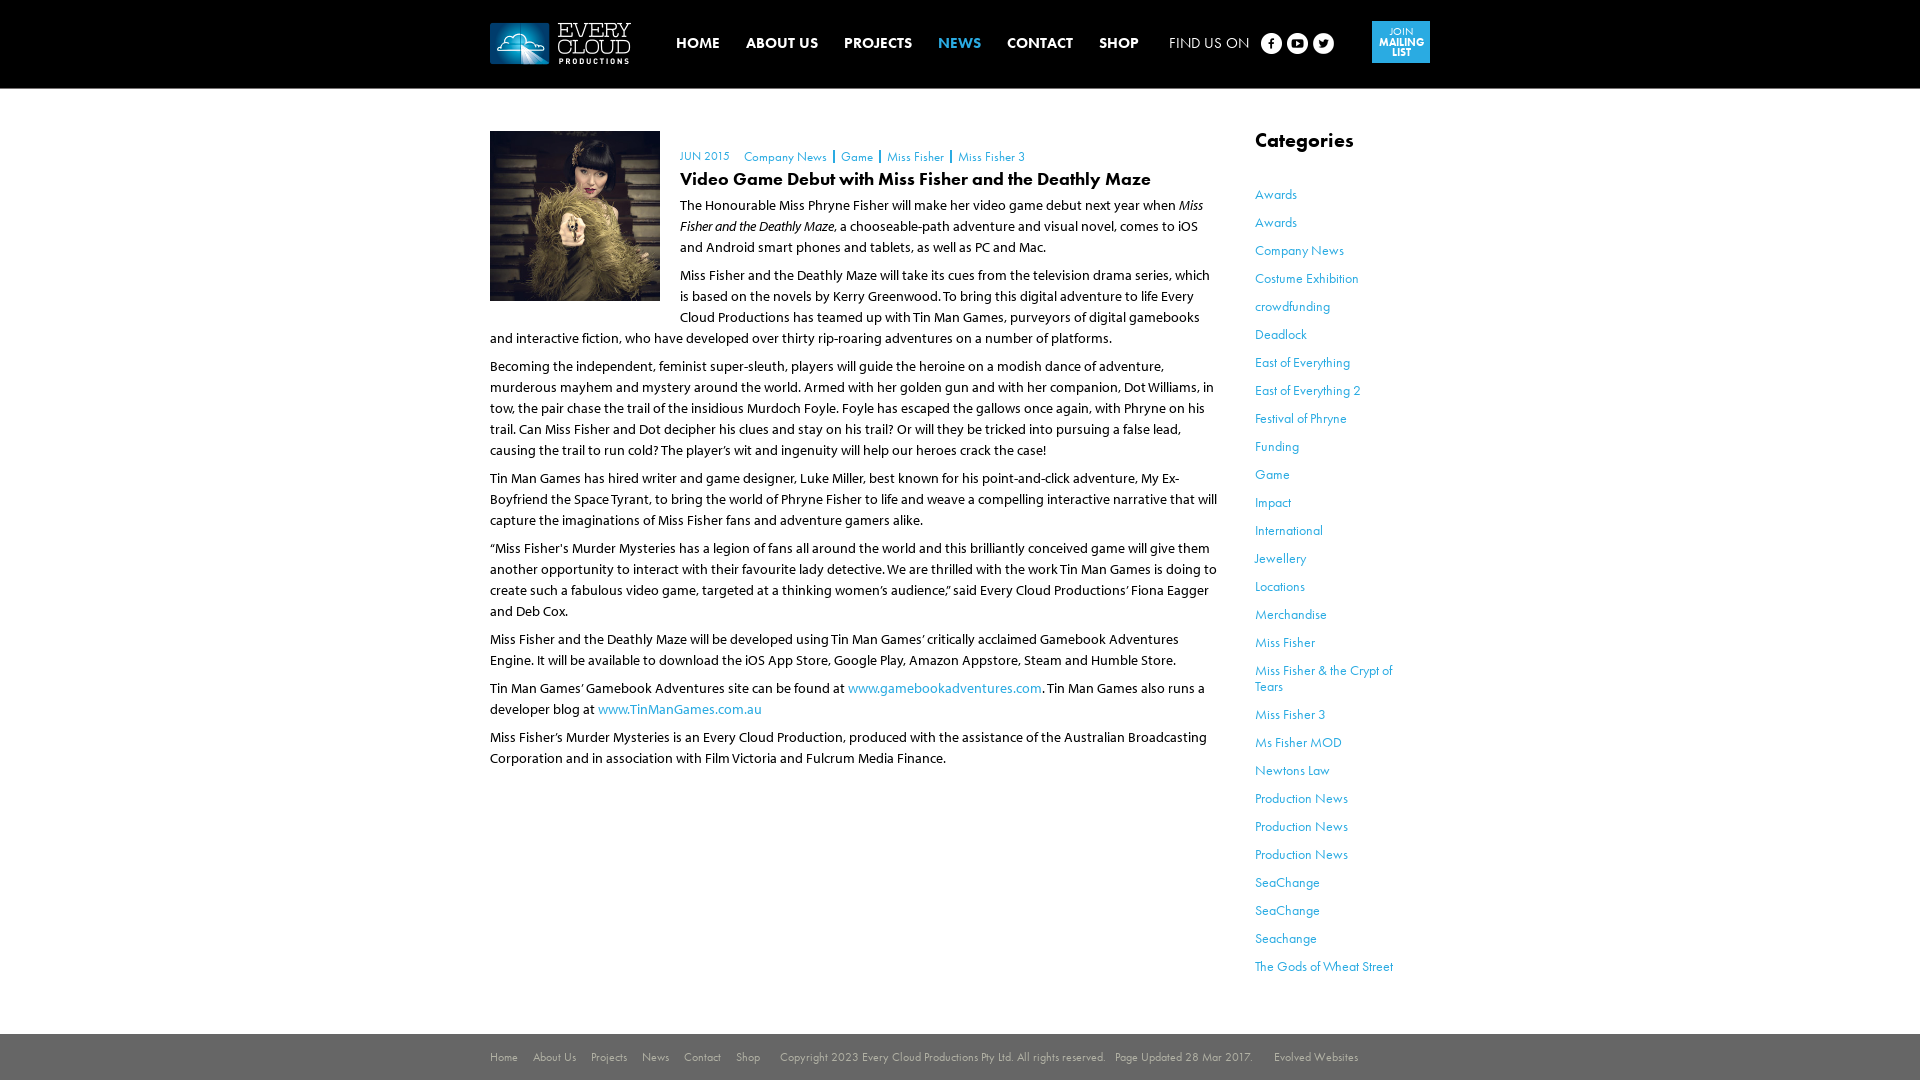 Image resolution: width=1920 pixels, height=1080 pixels. I want to click on 'SeaChange', so click(1253, 881).